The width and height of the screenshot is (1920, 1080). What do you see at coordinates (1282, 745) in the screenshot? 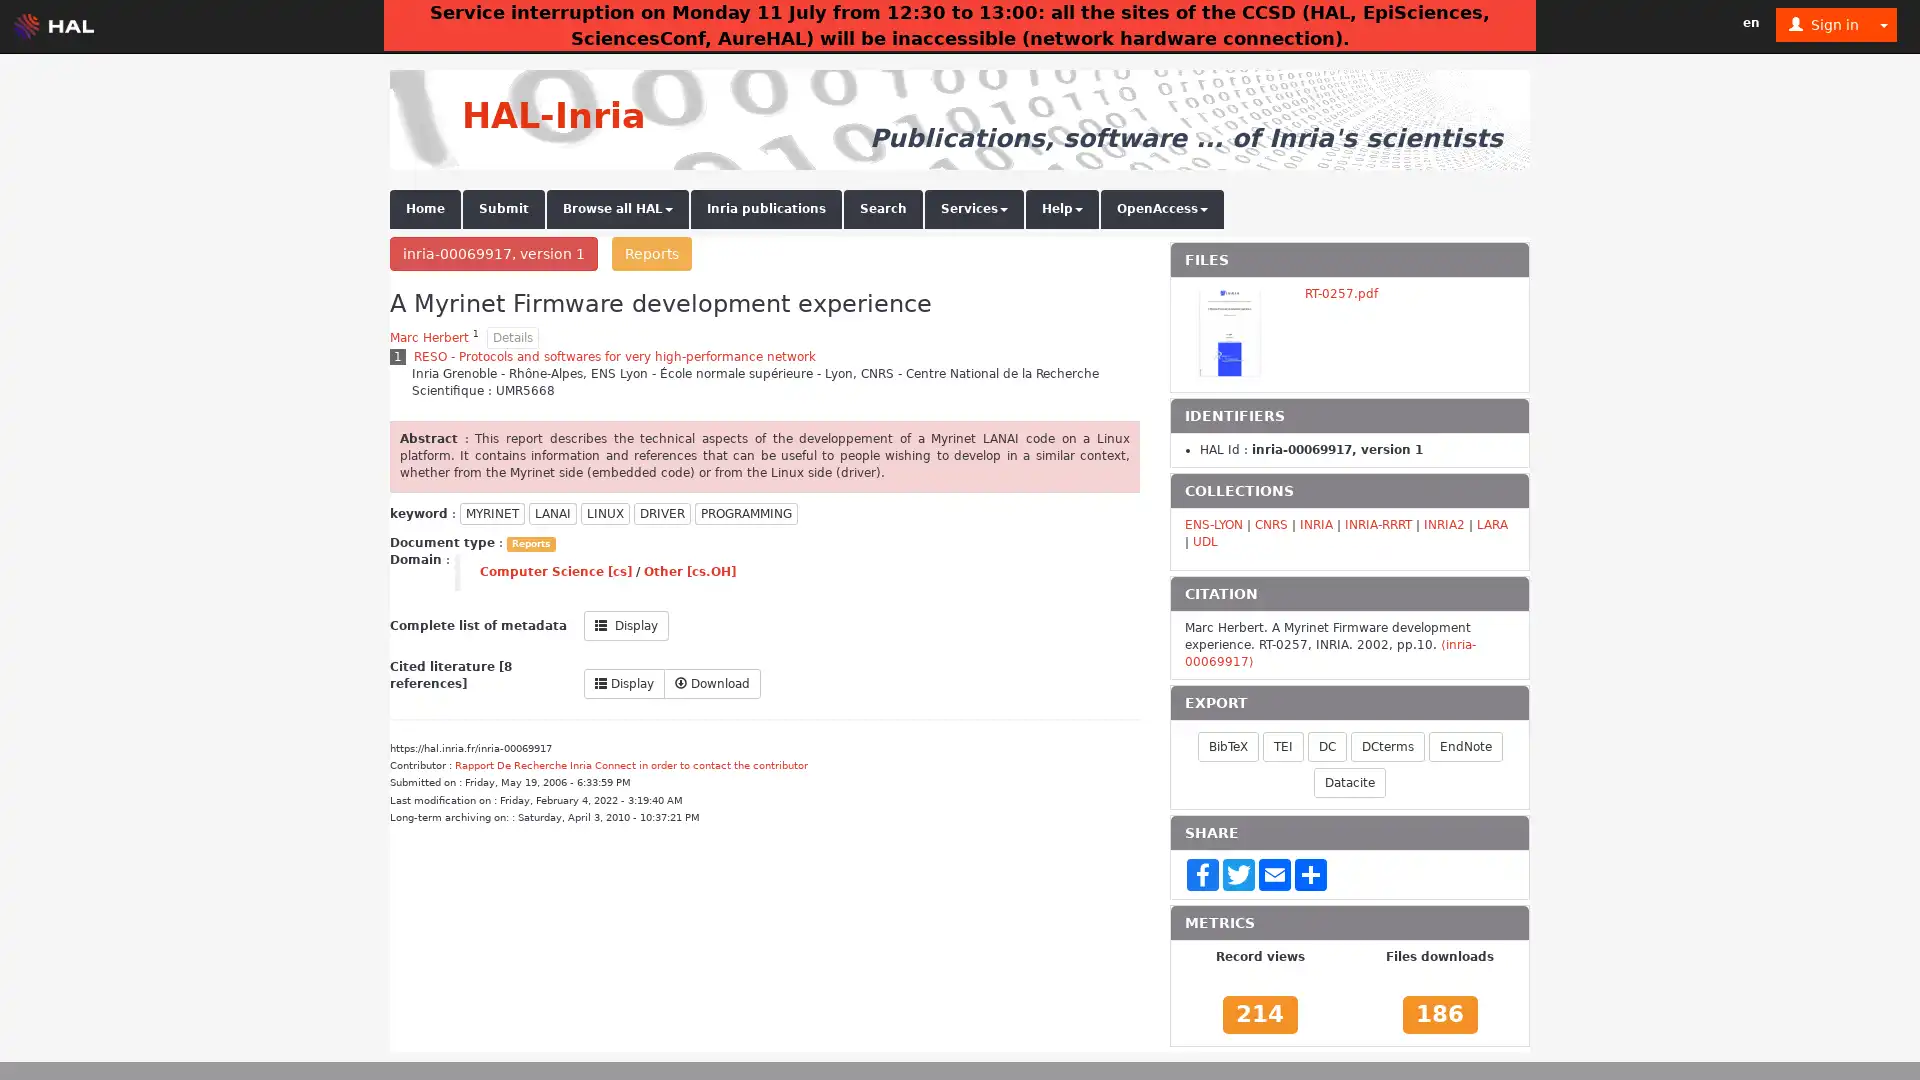
I see `TEI` at bounding box center [1282, 745].